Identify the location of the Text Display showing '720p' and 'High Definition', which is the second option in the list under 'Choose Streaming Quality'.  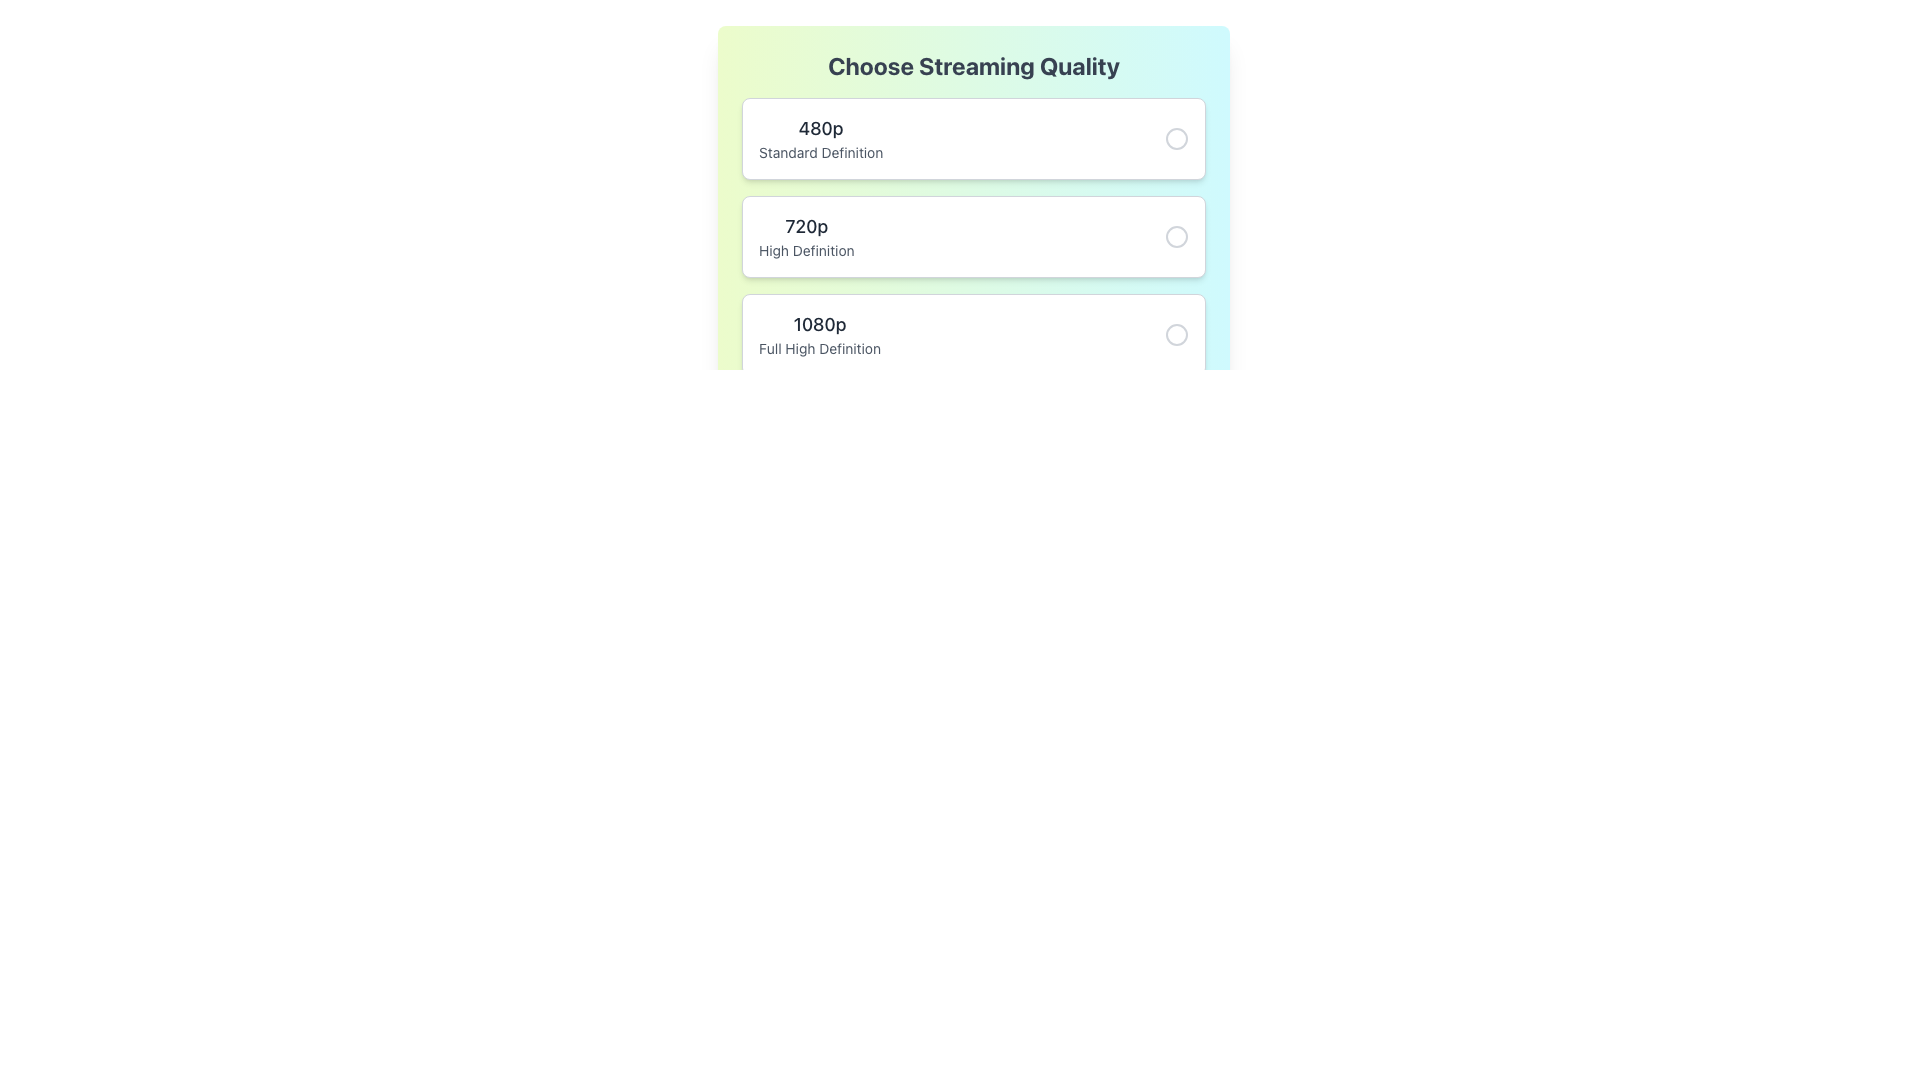
(806, 235).